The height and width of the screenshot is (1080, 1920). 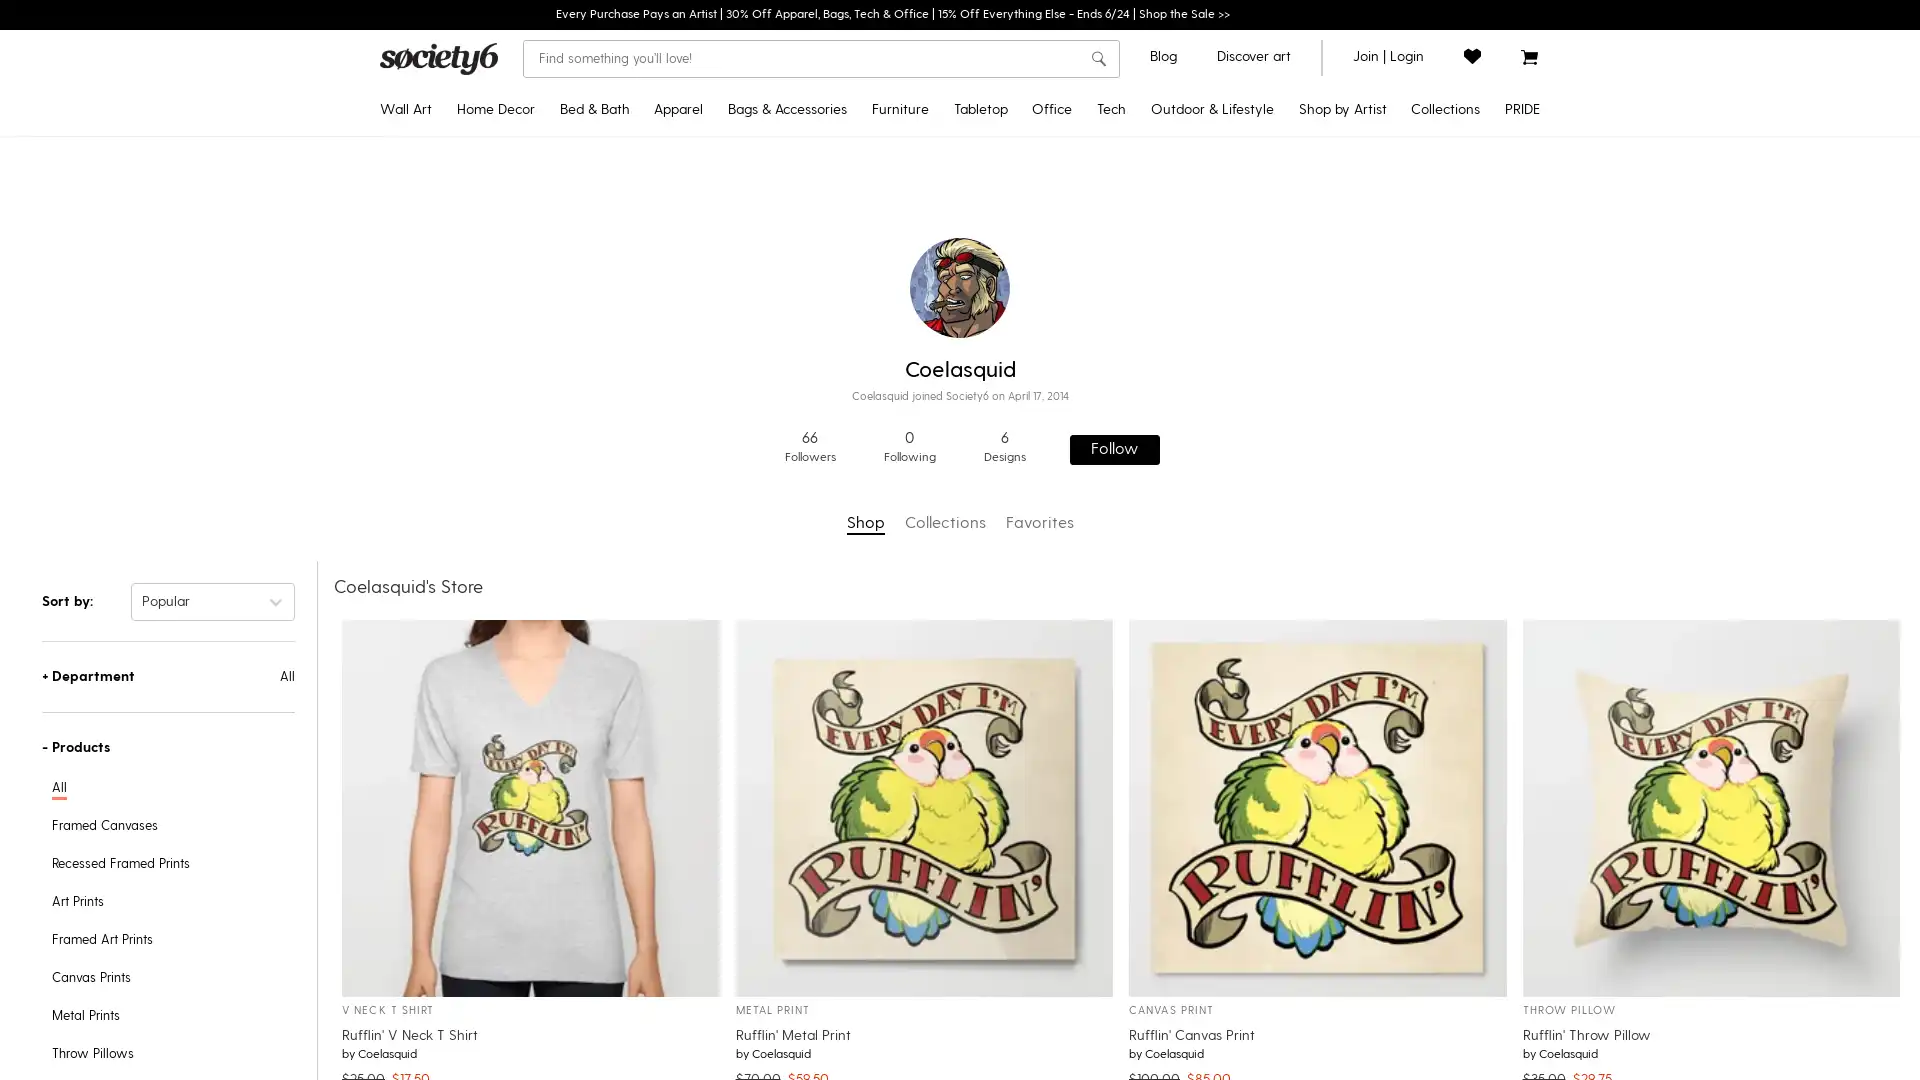 I want to click on Pride Gear, so click(x=1442, y=224).